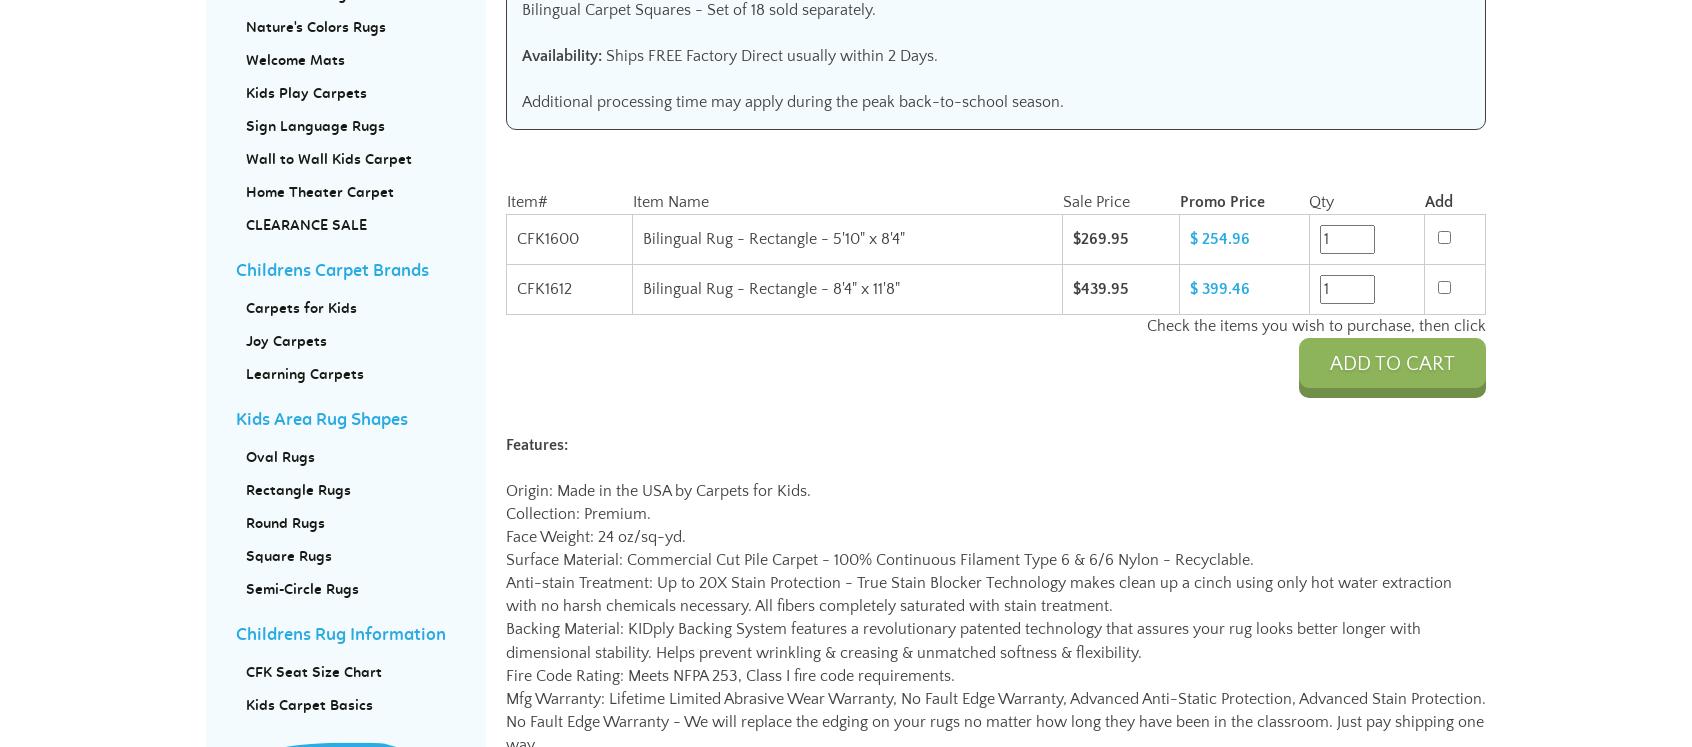 This screenshot has width=1692, height=747. I want to click on 'Bilingual Rug  - Rectangle - 5'10" x 8'4"', so click(772, 237).